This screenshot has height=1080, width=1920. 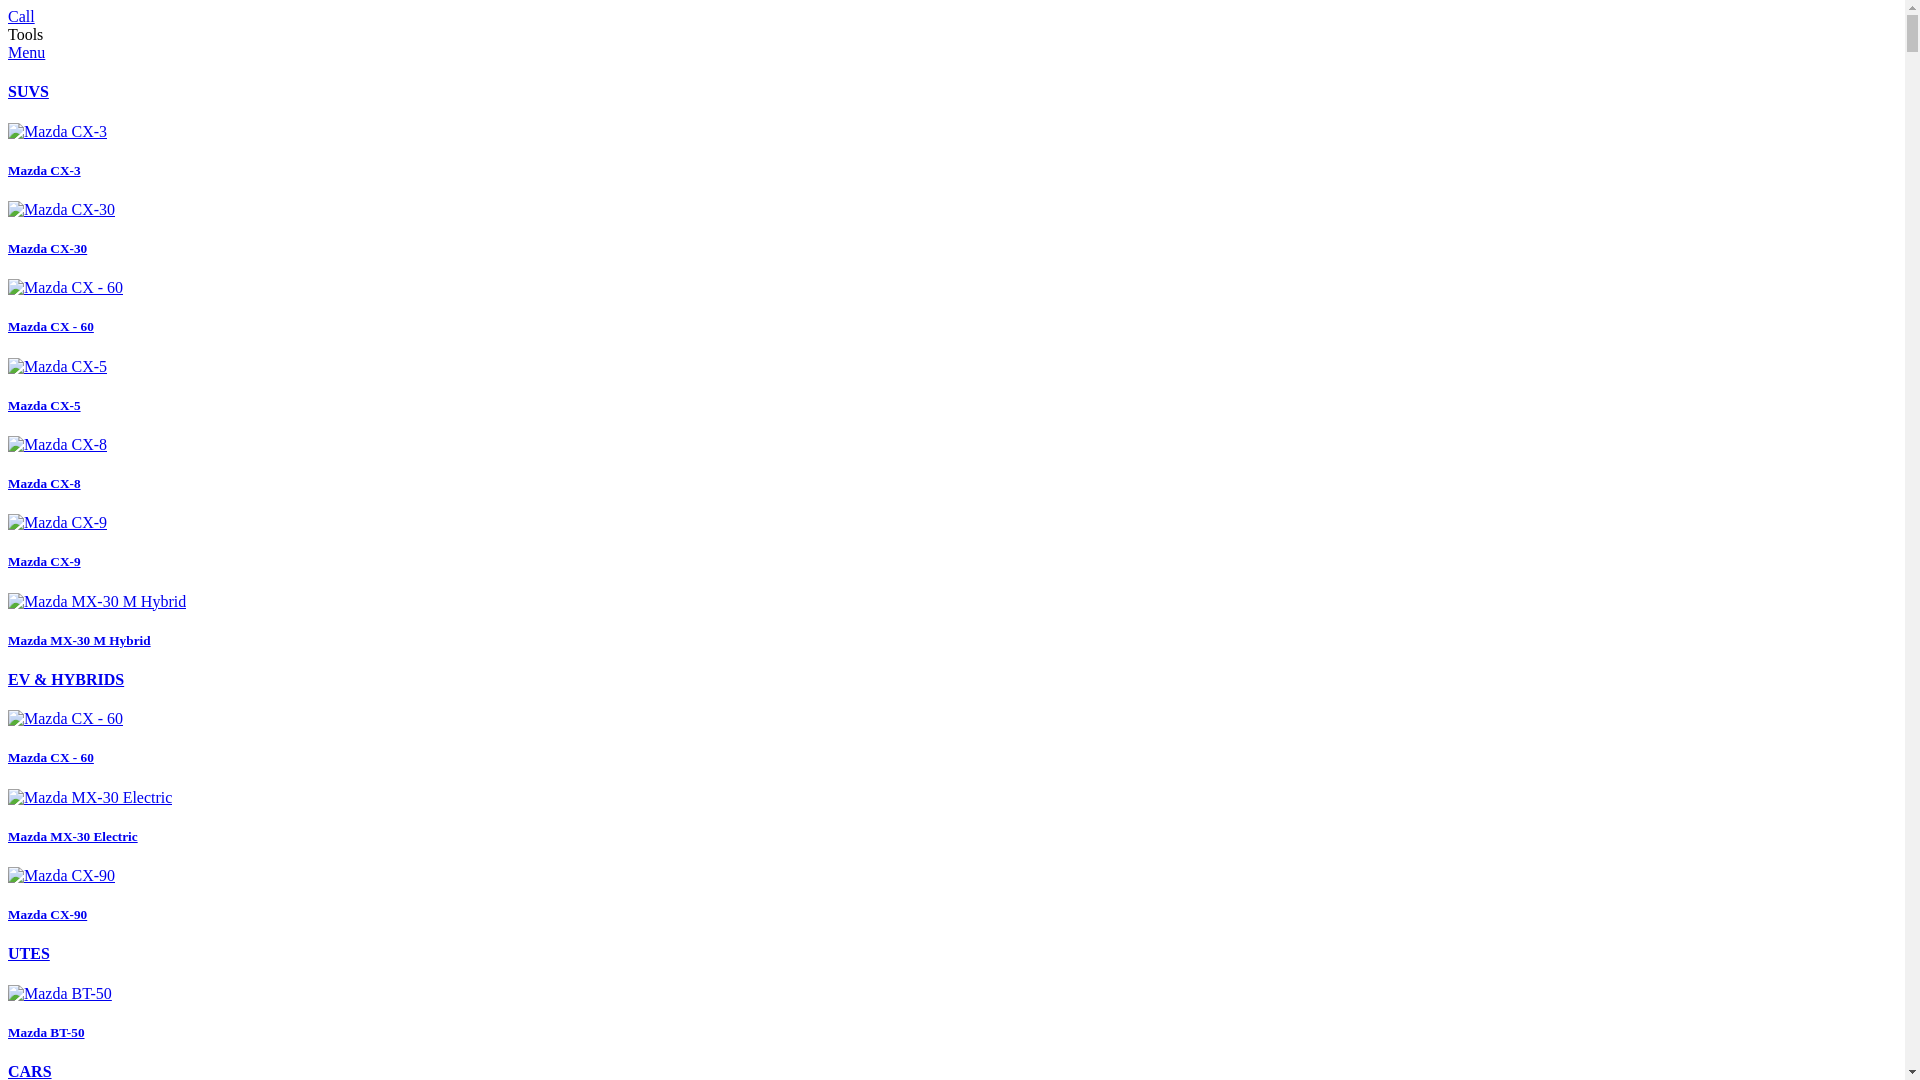 I want to click on 'Tools', so click(x=25, y=34).